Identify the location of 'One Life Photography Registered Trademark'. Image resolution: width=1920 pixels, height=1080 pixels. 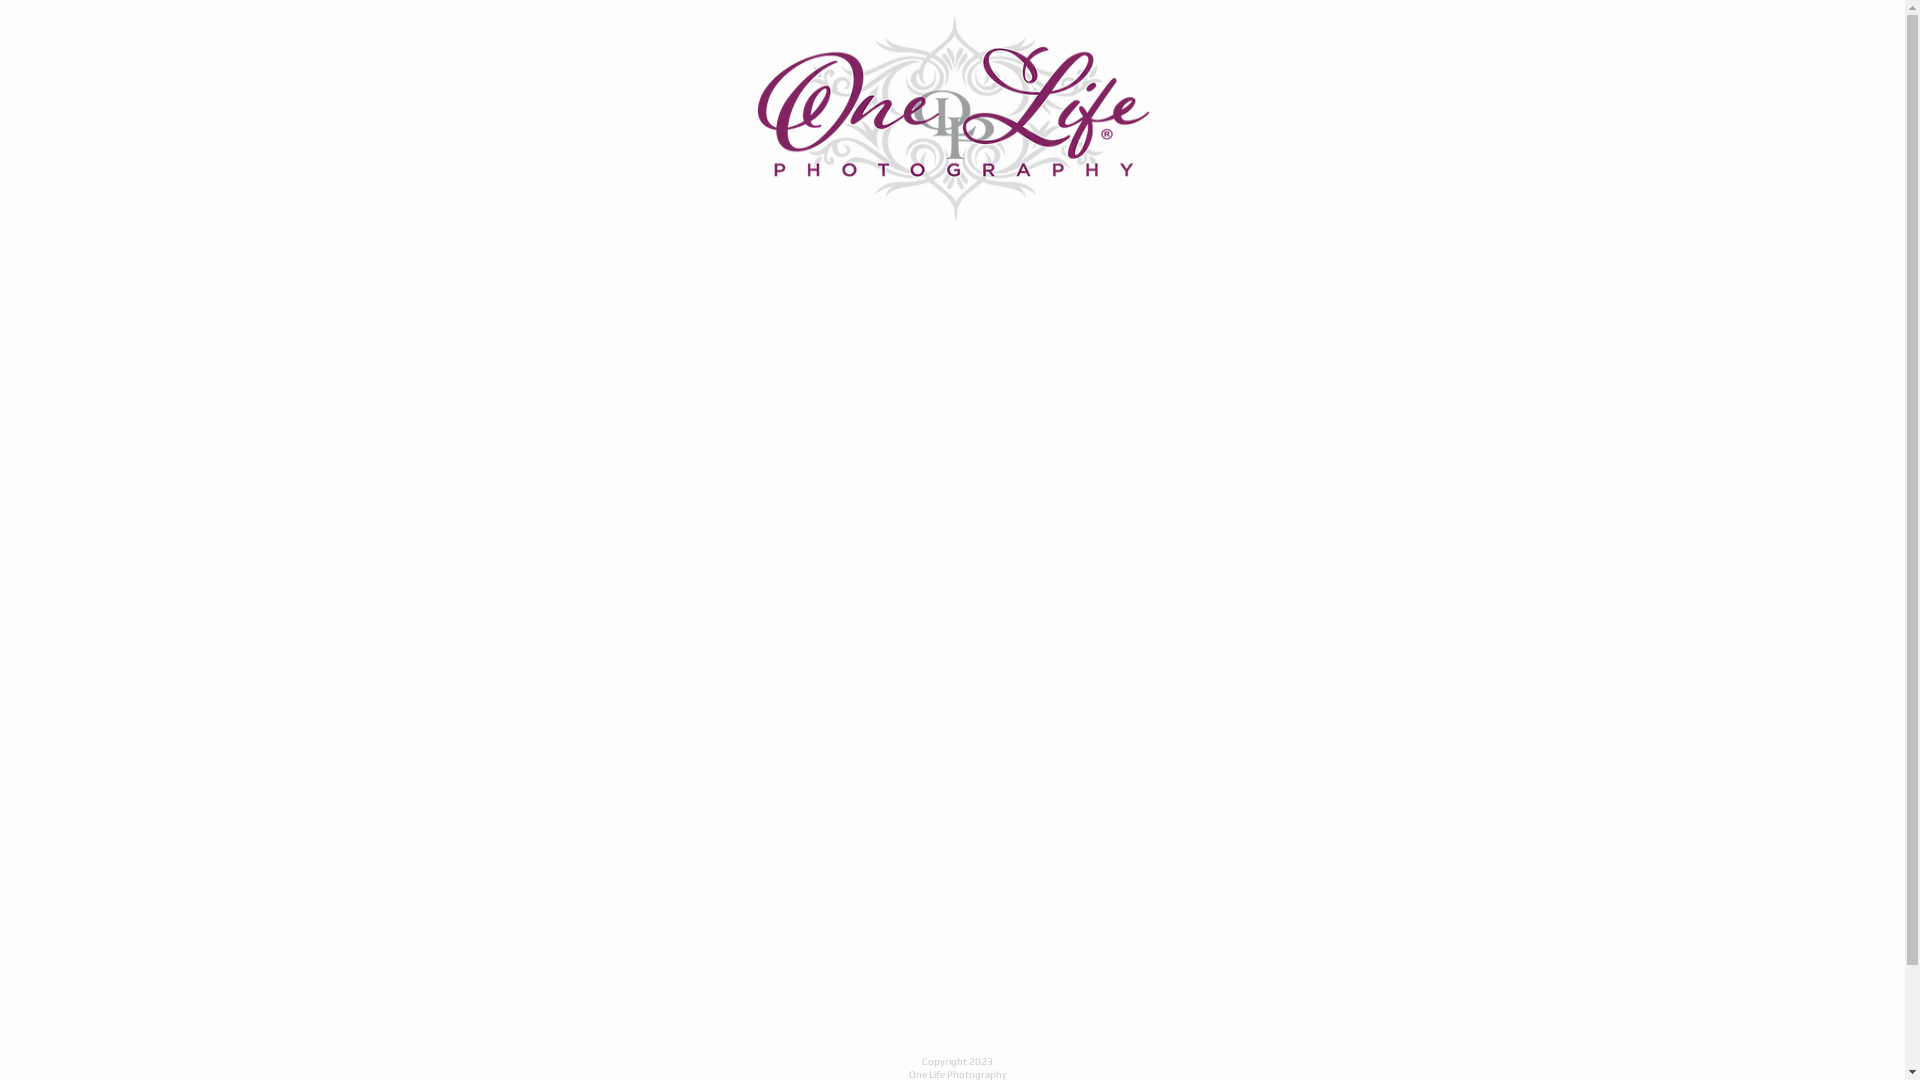
(952, 118).